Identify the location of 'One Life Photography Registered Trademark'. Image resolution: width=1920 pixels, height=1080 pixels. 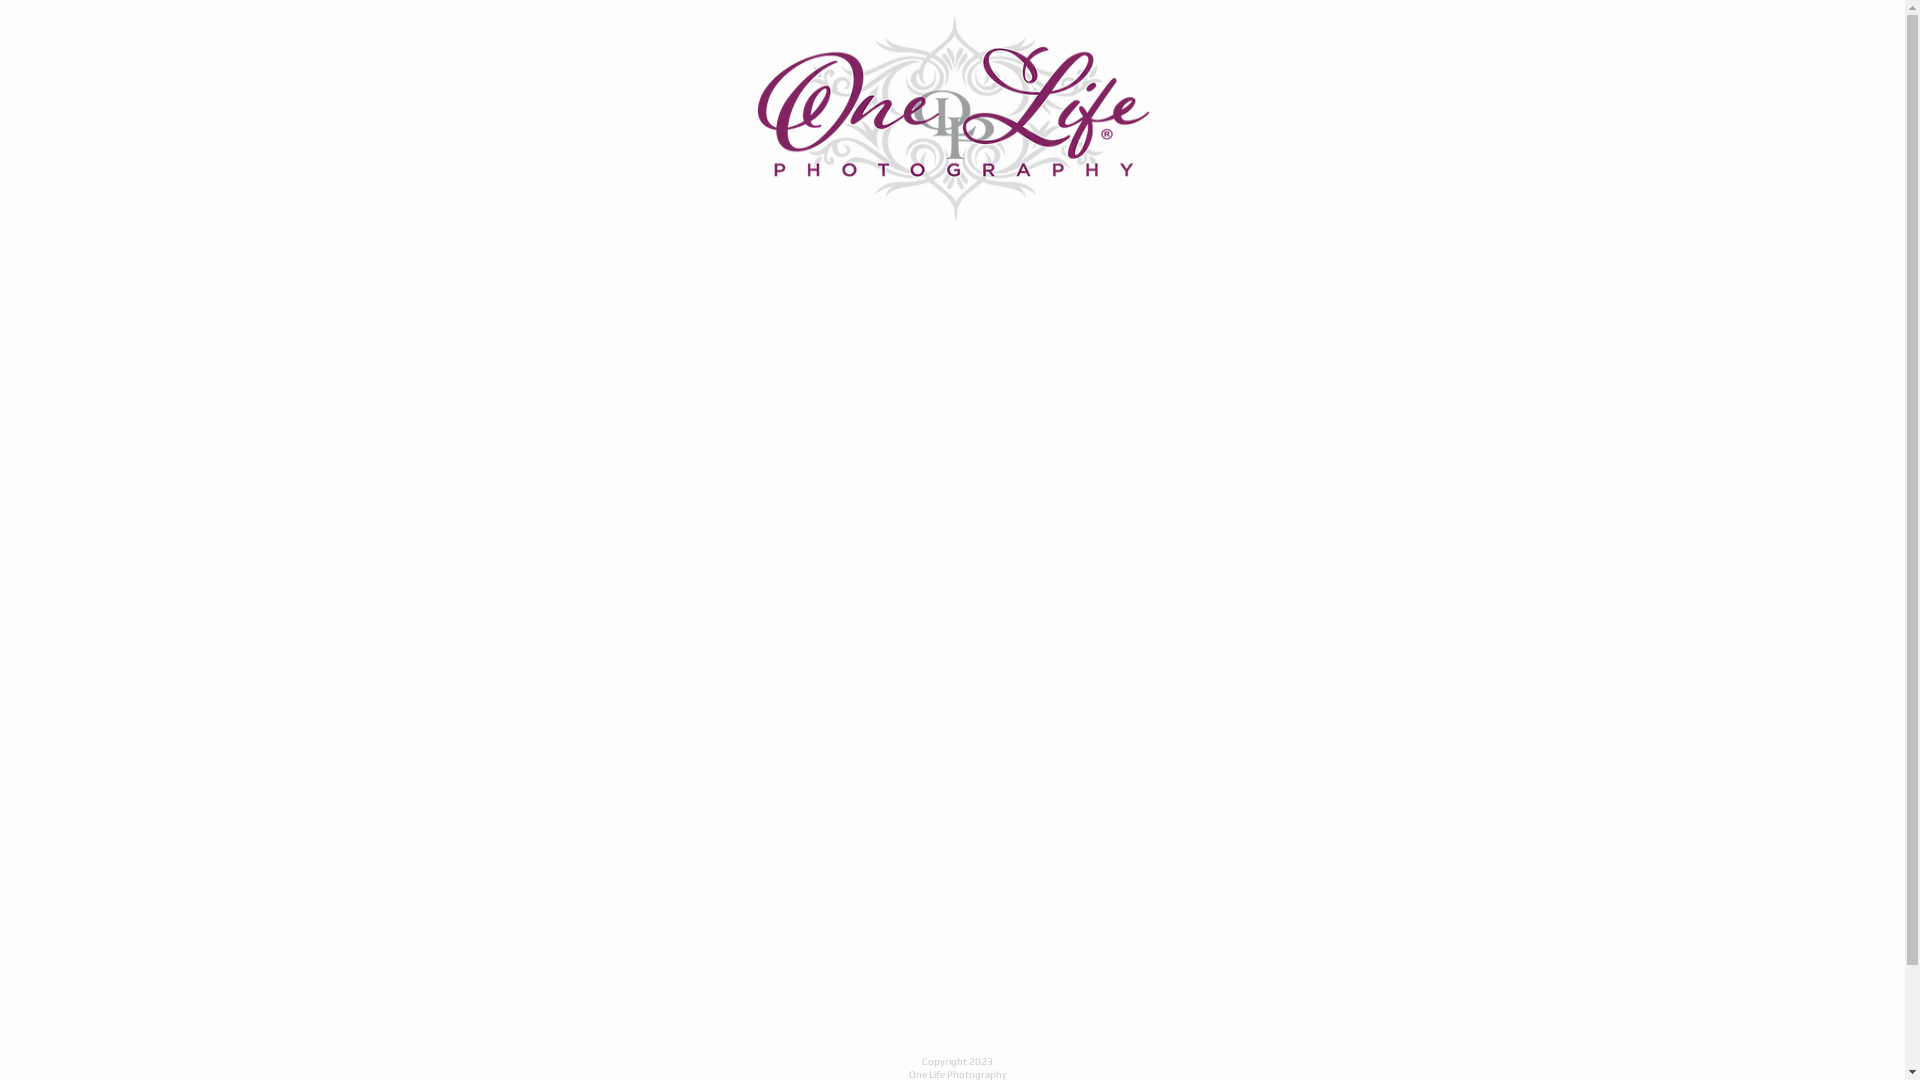
(952, 118).